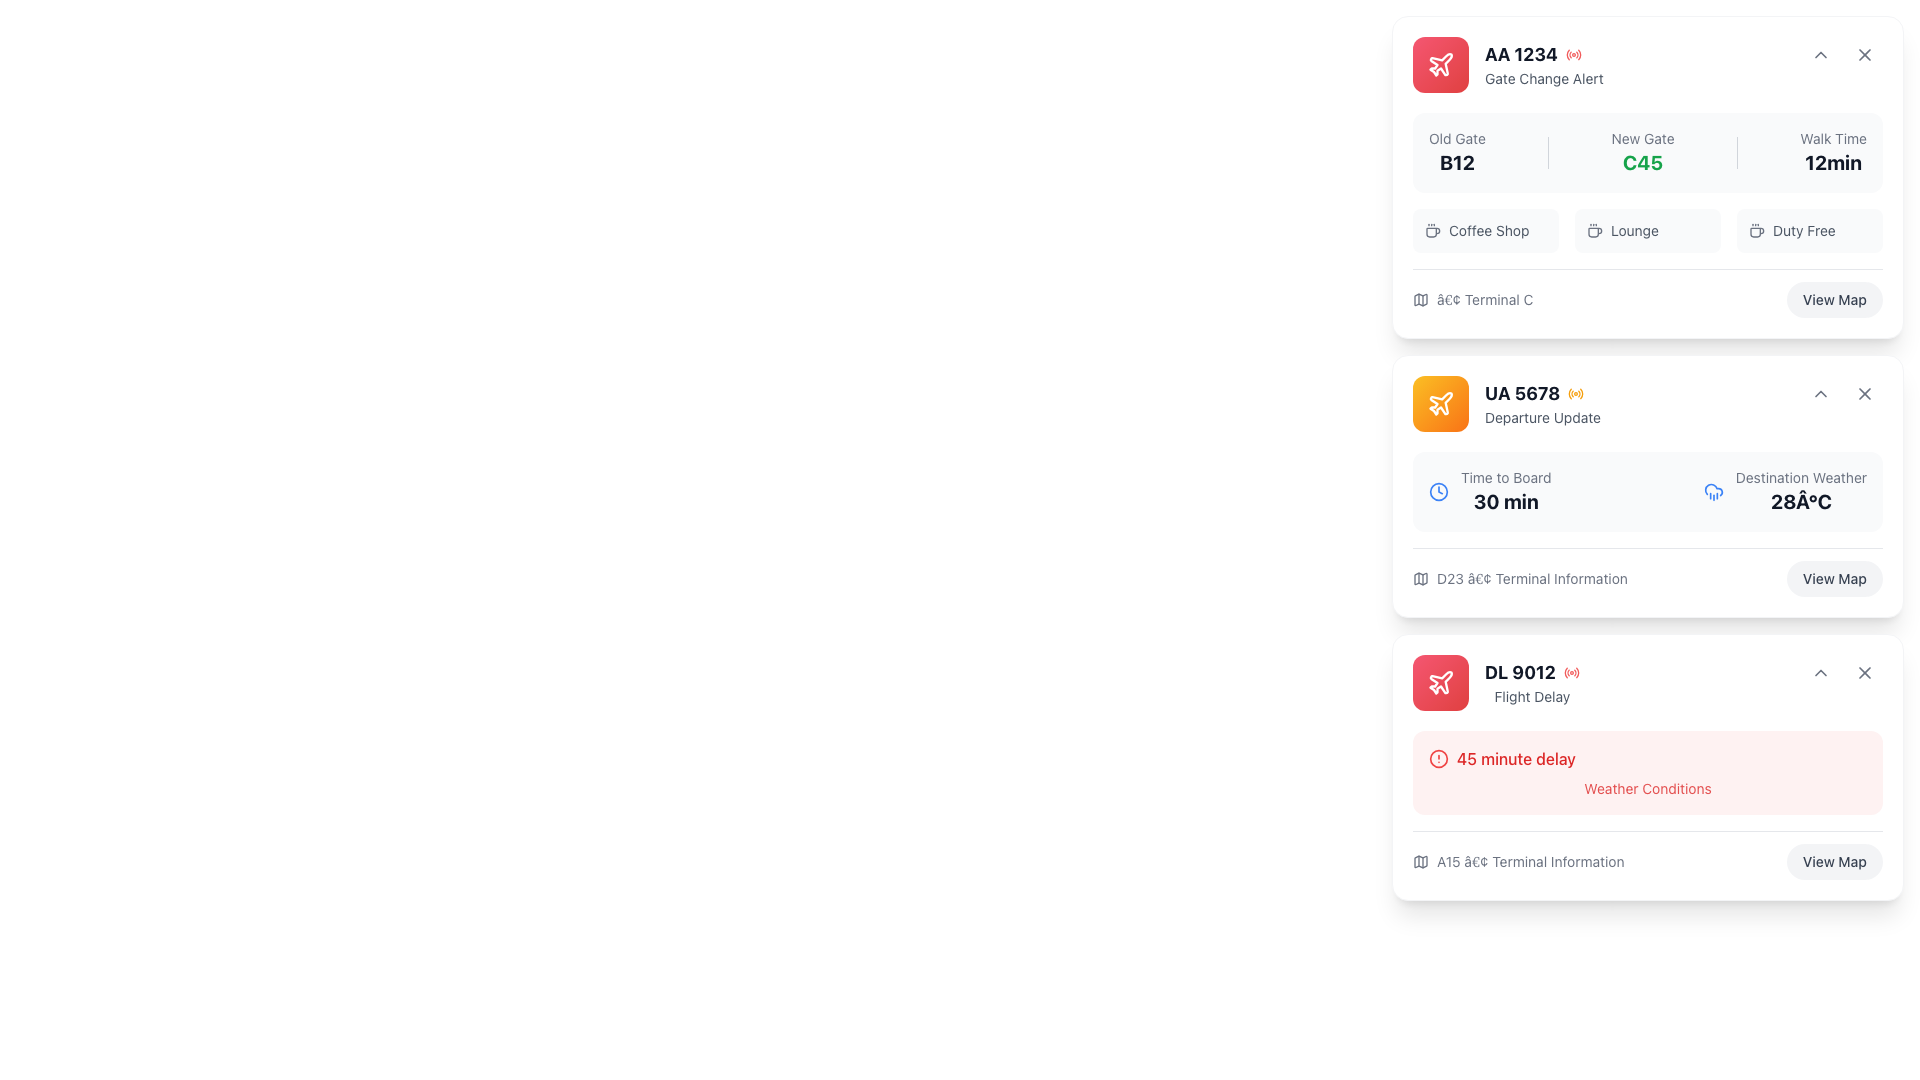 The height and width of the screenshot is (1080, 1920). I want to click on information displayed in the Informational display section, which includes the 'Old Gate', 'New Gate', and 'Walk Time' labels, located in the middle section of the card at the top of the interface, so click(1647, 182).